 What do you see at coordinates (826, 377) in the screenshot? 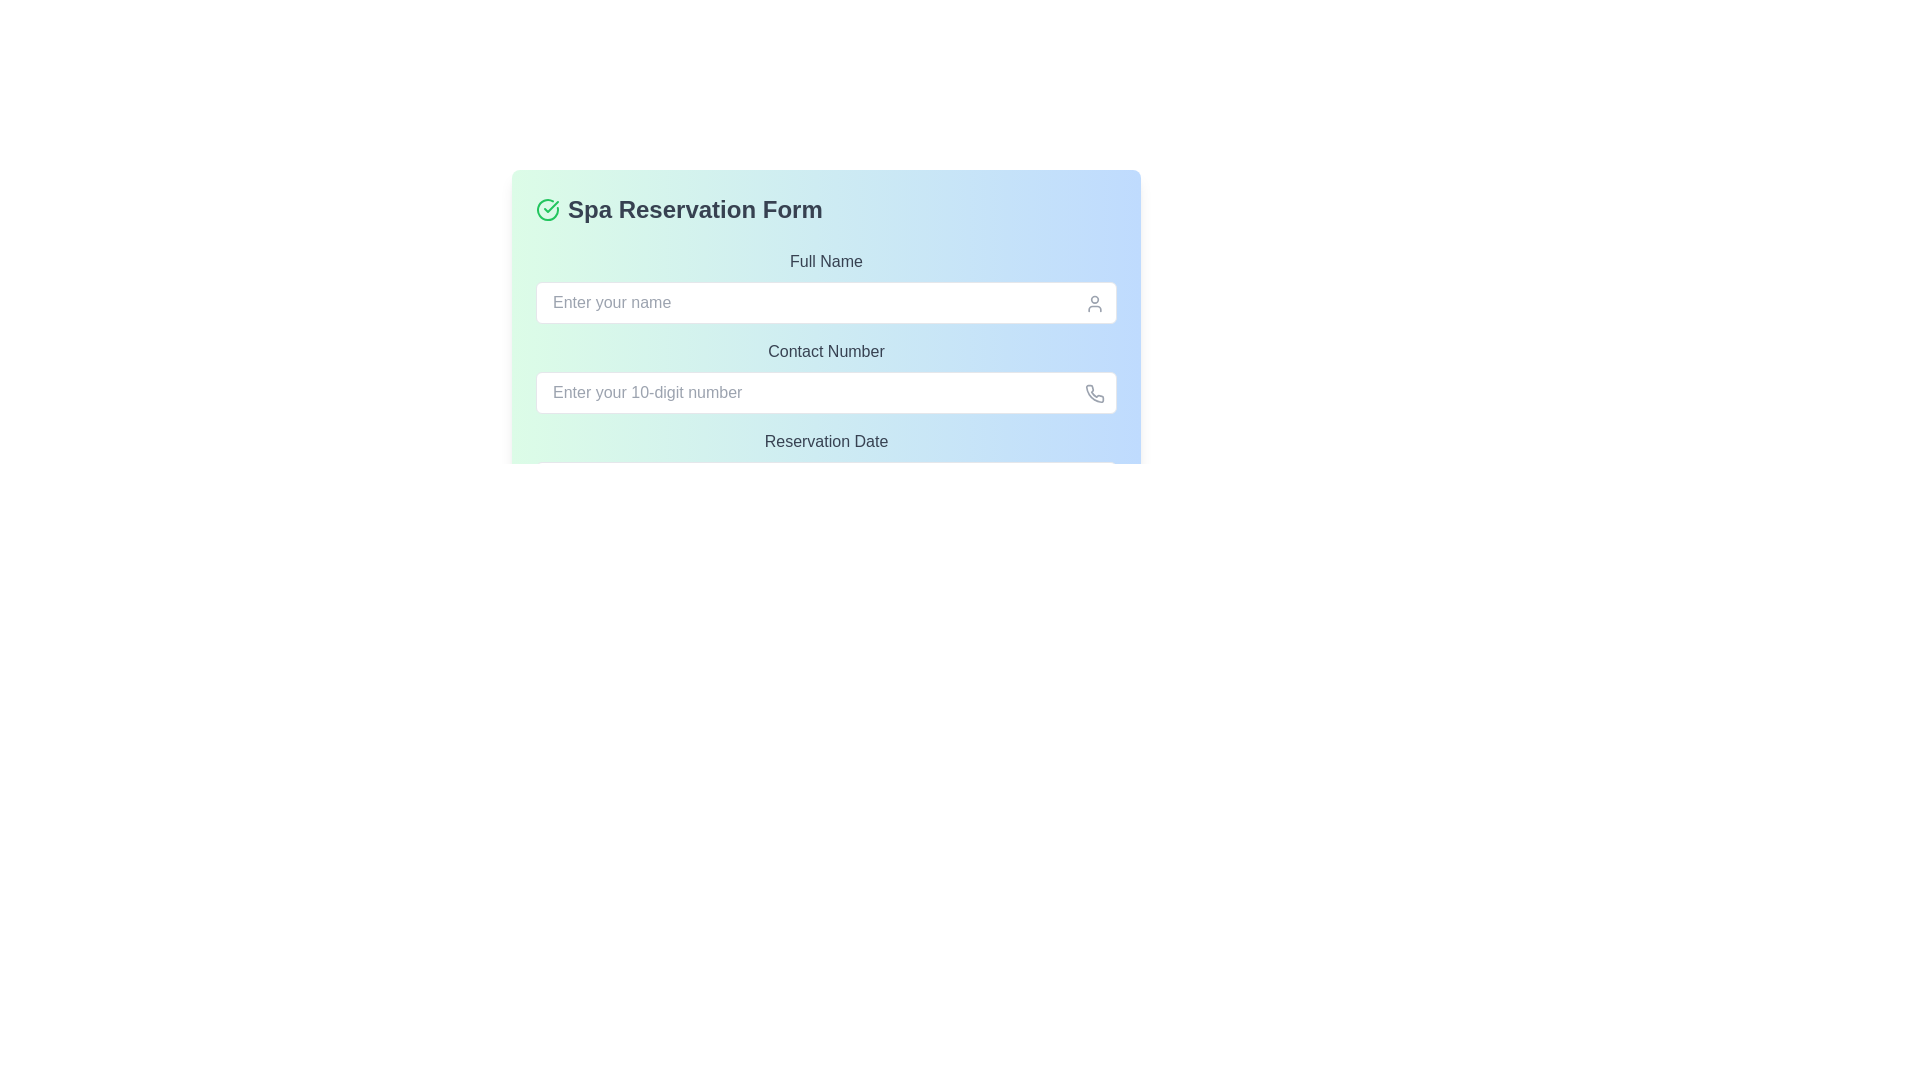
I see `the 'Contact Number' label, which is a medium-sized gray text label situated between 'Full Name' and 'Reservation Date' in the input field section` at bounding box center [826, 377].